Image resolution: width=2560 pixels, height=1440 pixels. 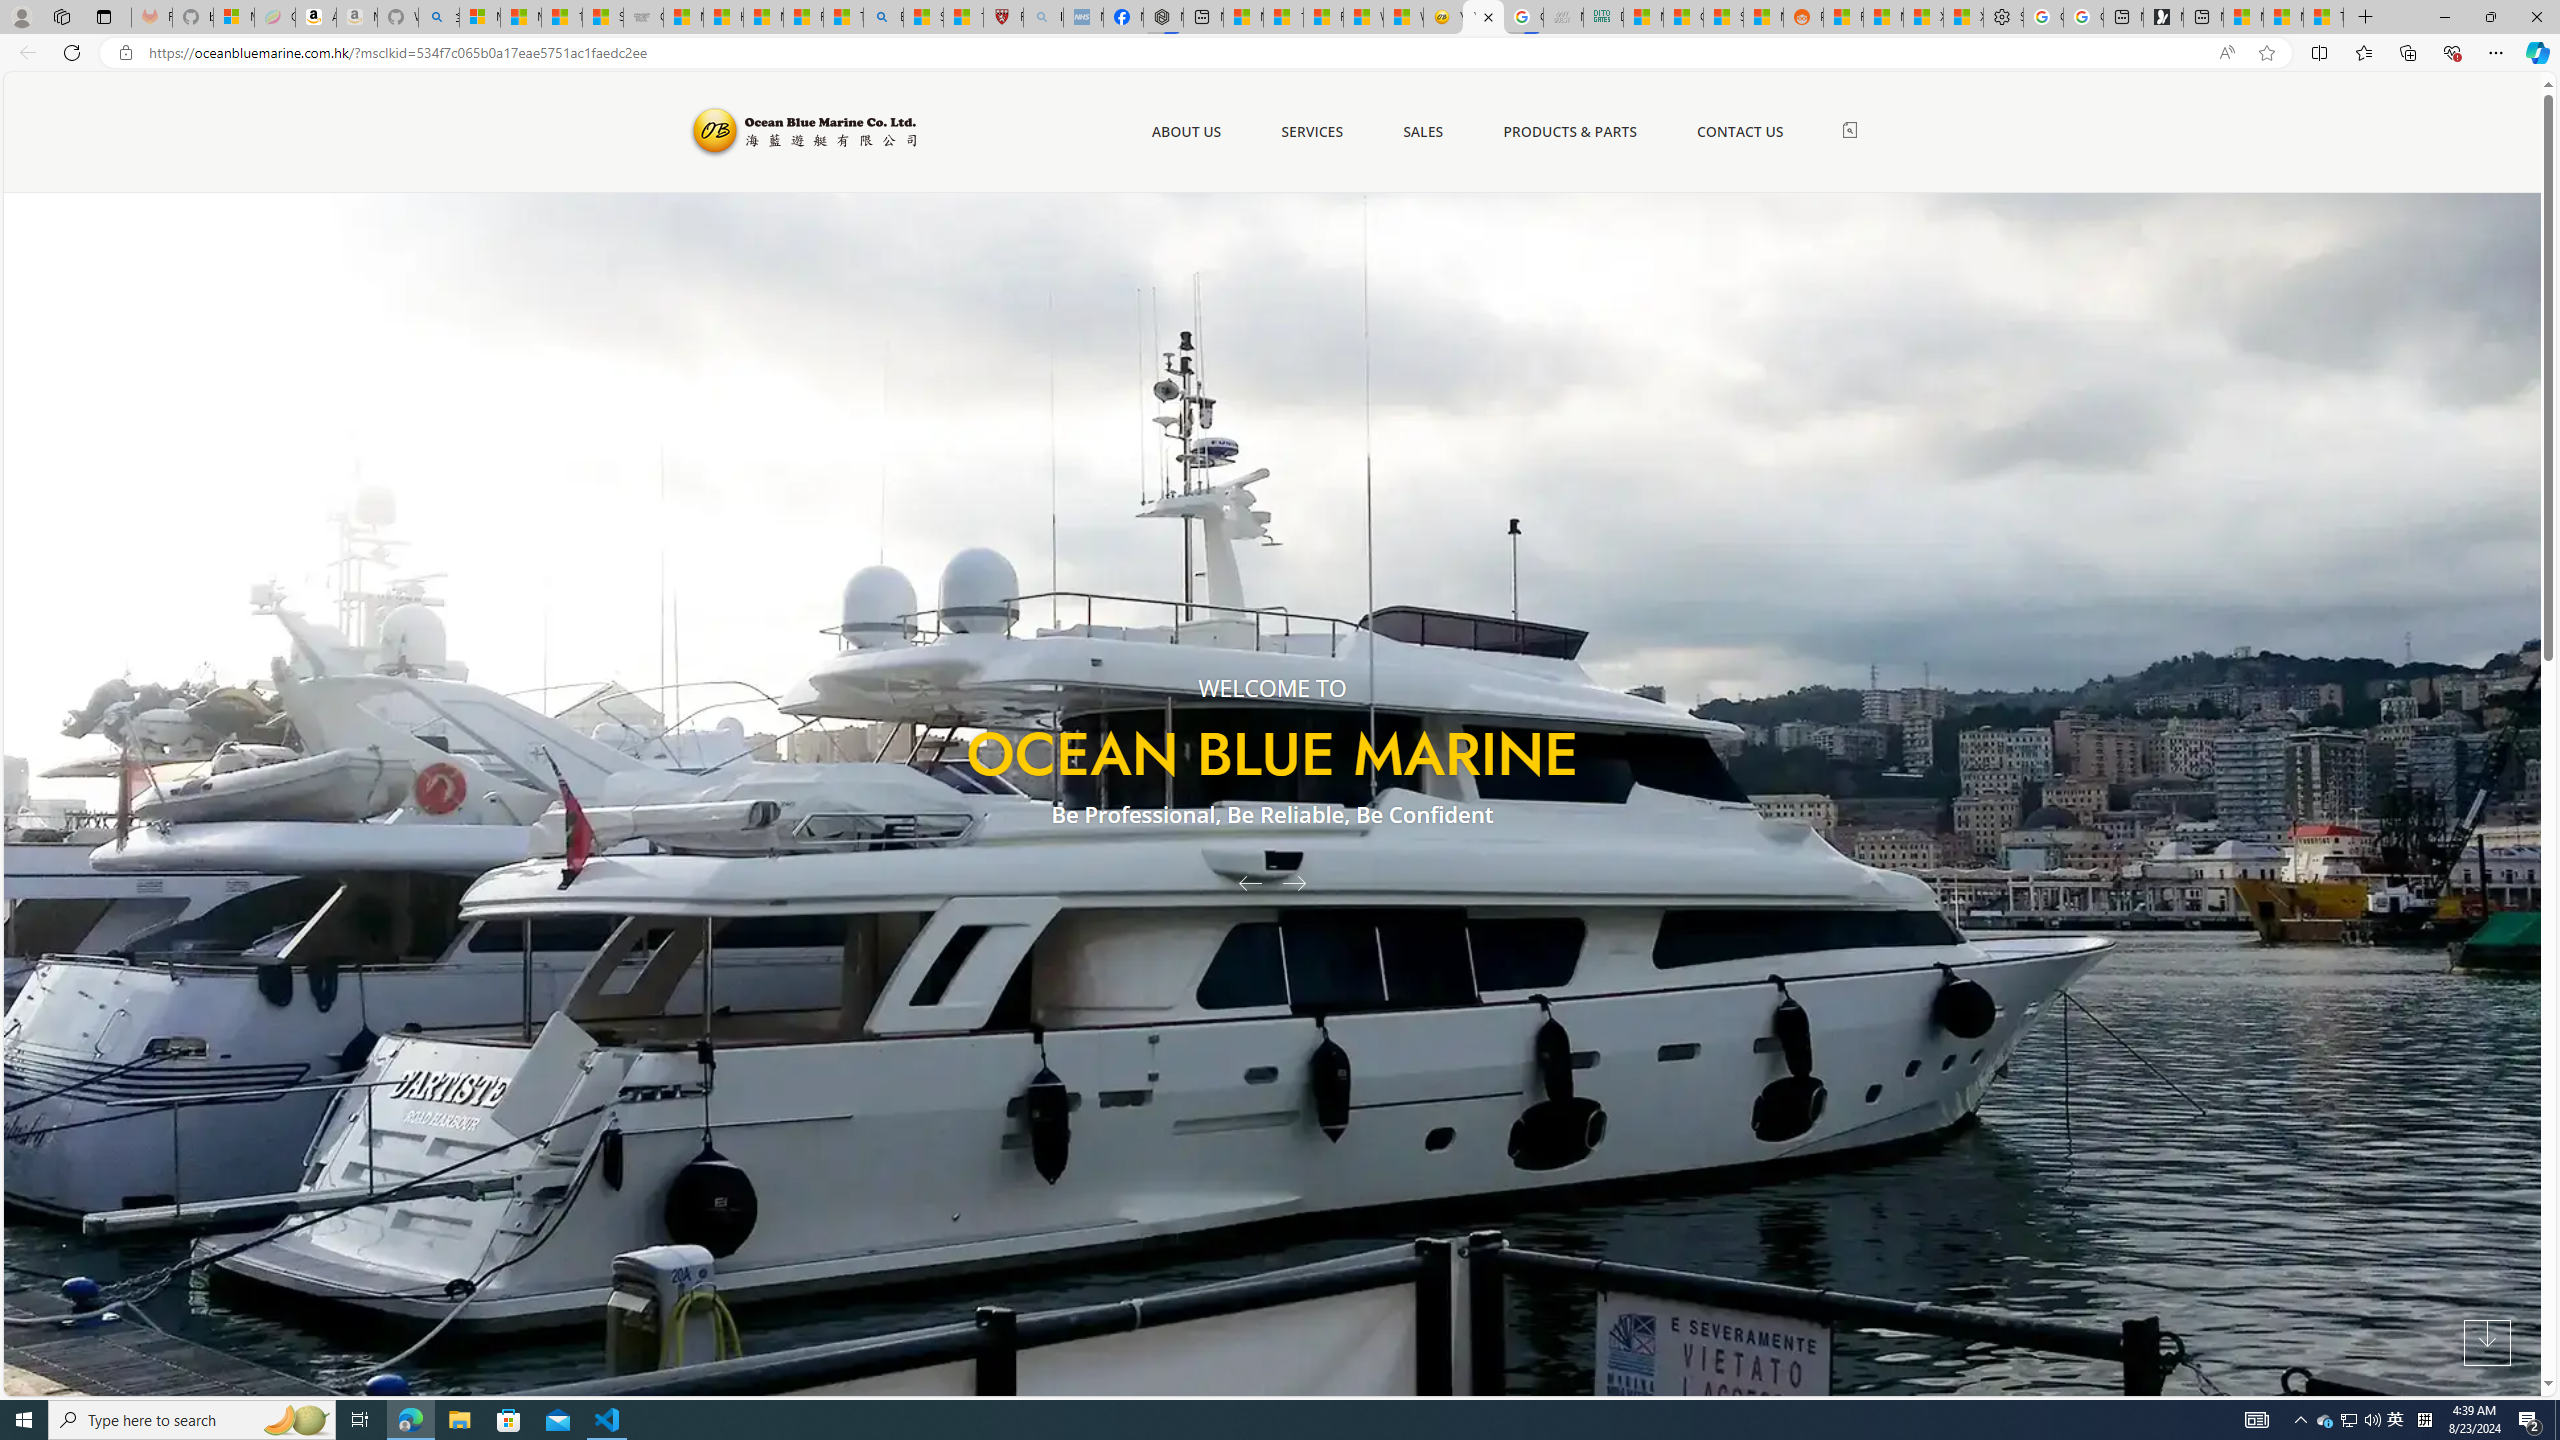 What do you see at coordinates (1186, 130) in the screenshot?
I see `'ABOUT US'` at bounding box center [1186, 130].